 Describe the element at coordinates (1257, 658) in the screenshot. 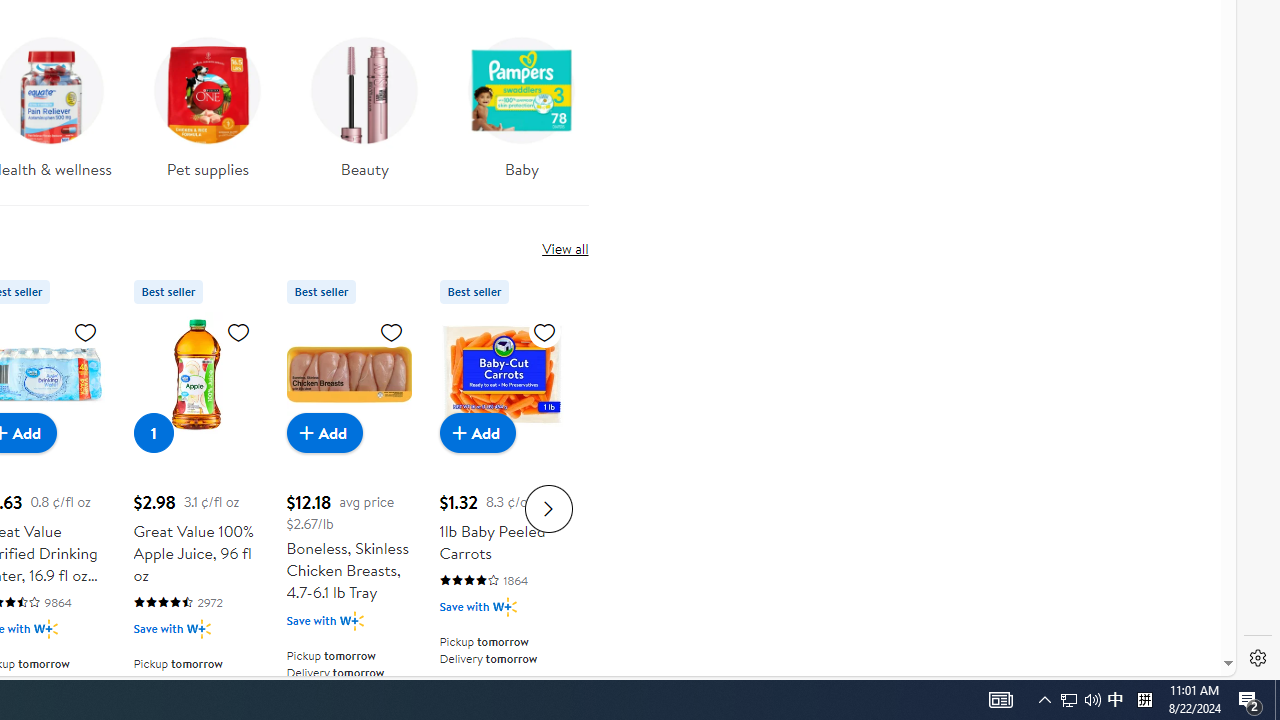

I see `'Settings'` at that location.